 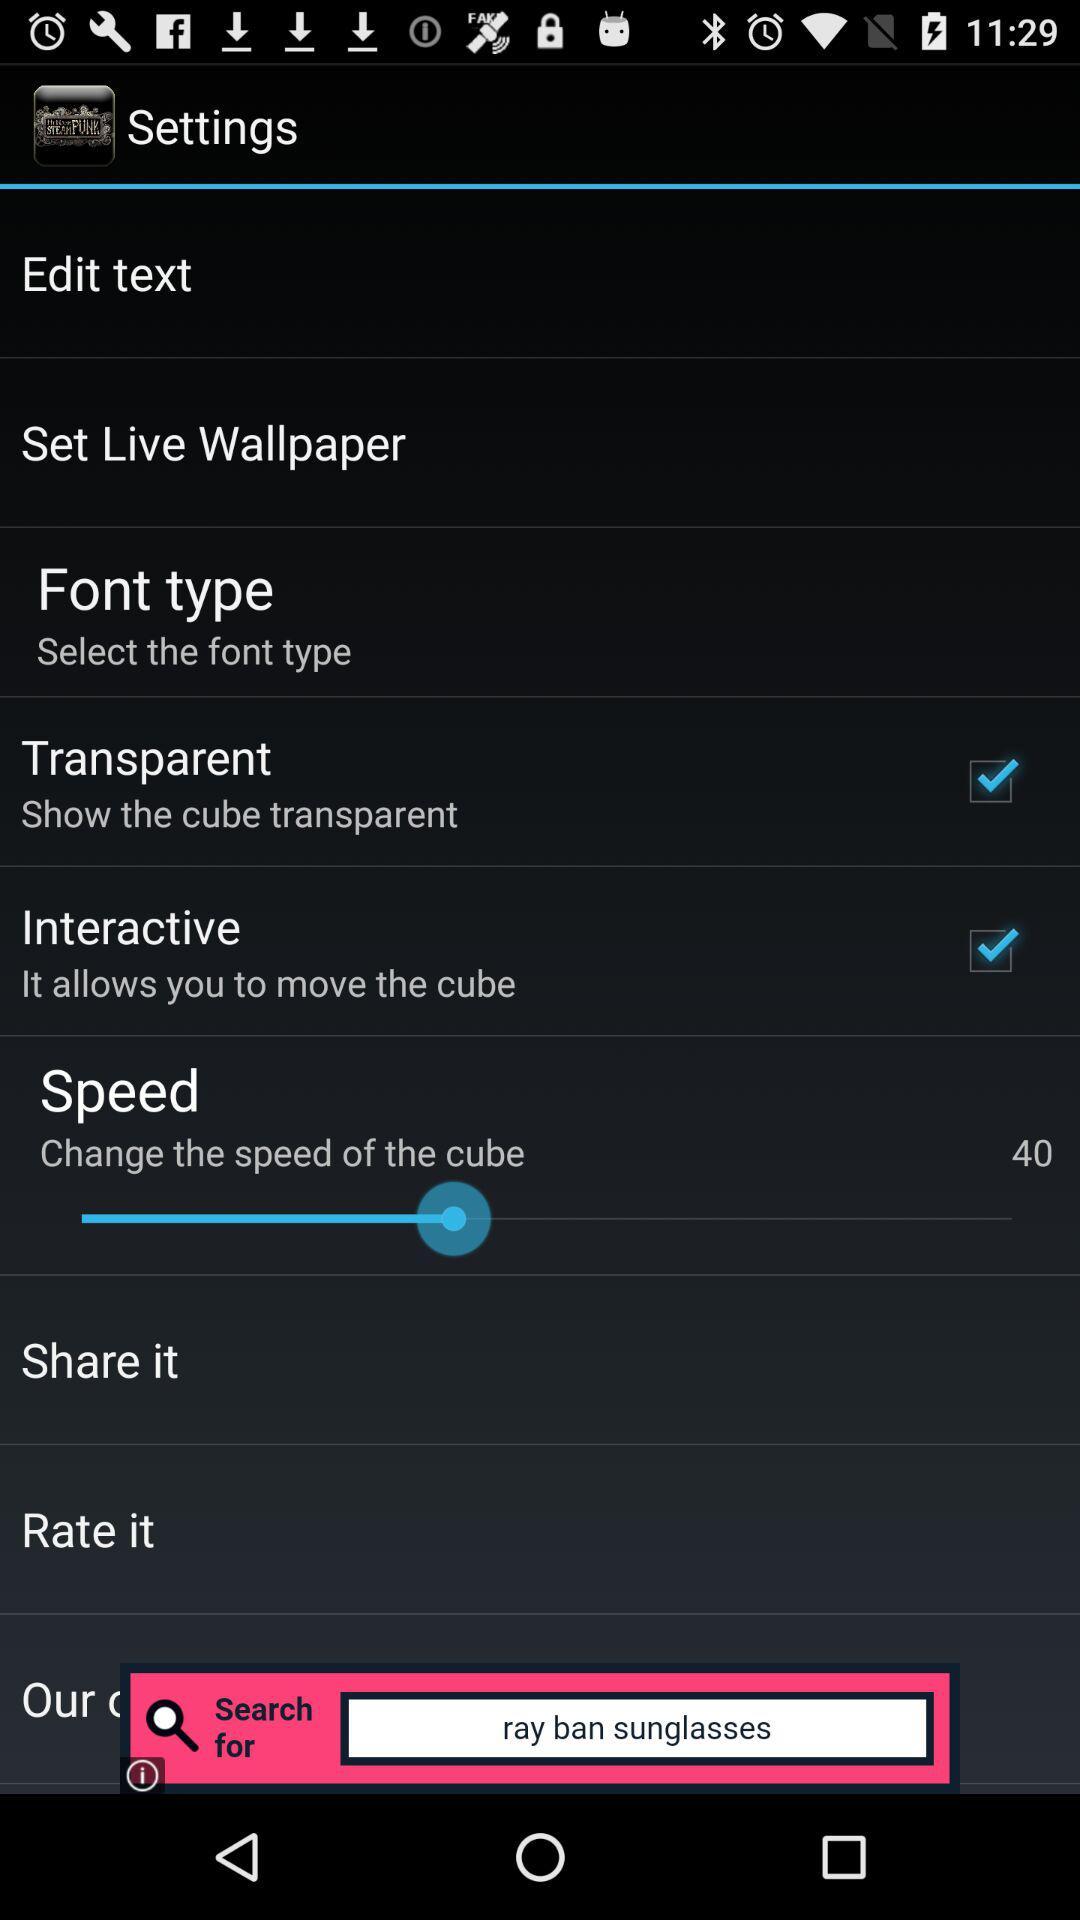 I want to click on the icon above it allows you icon, so click(x=130, y=924).